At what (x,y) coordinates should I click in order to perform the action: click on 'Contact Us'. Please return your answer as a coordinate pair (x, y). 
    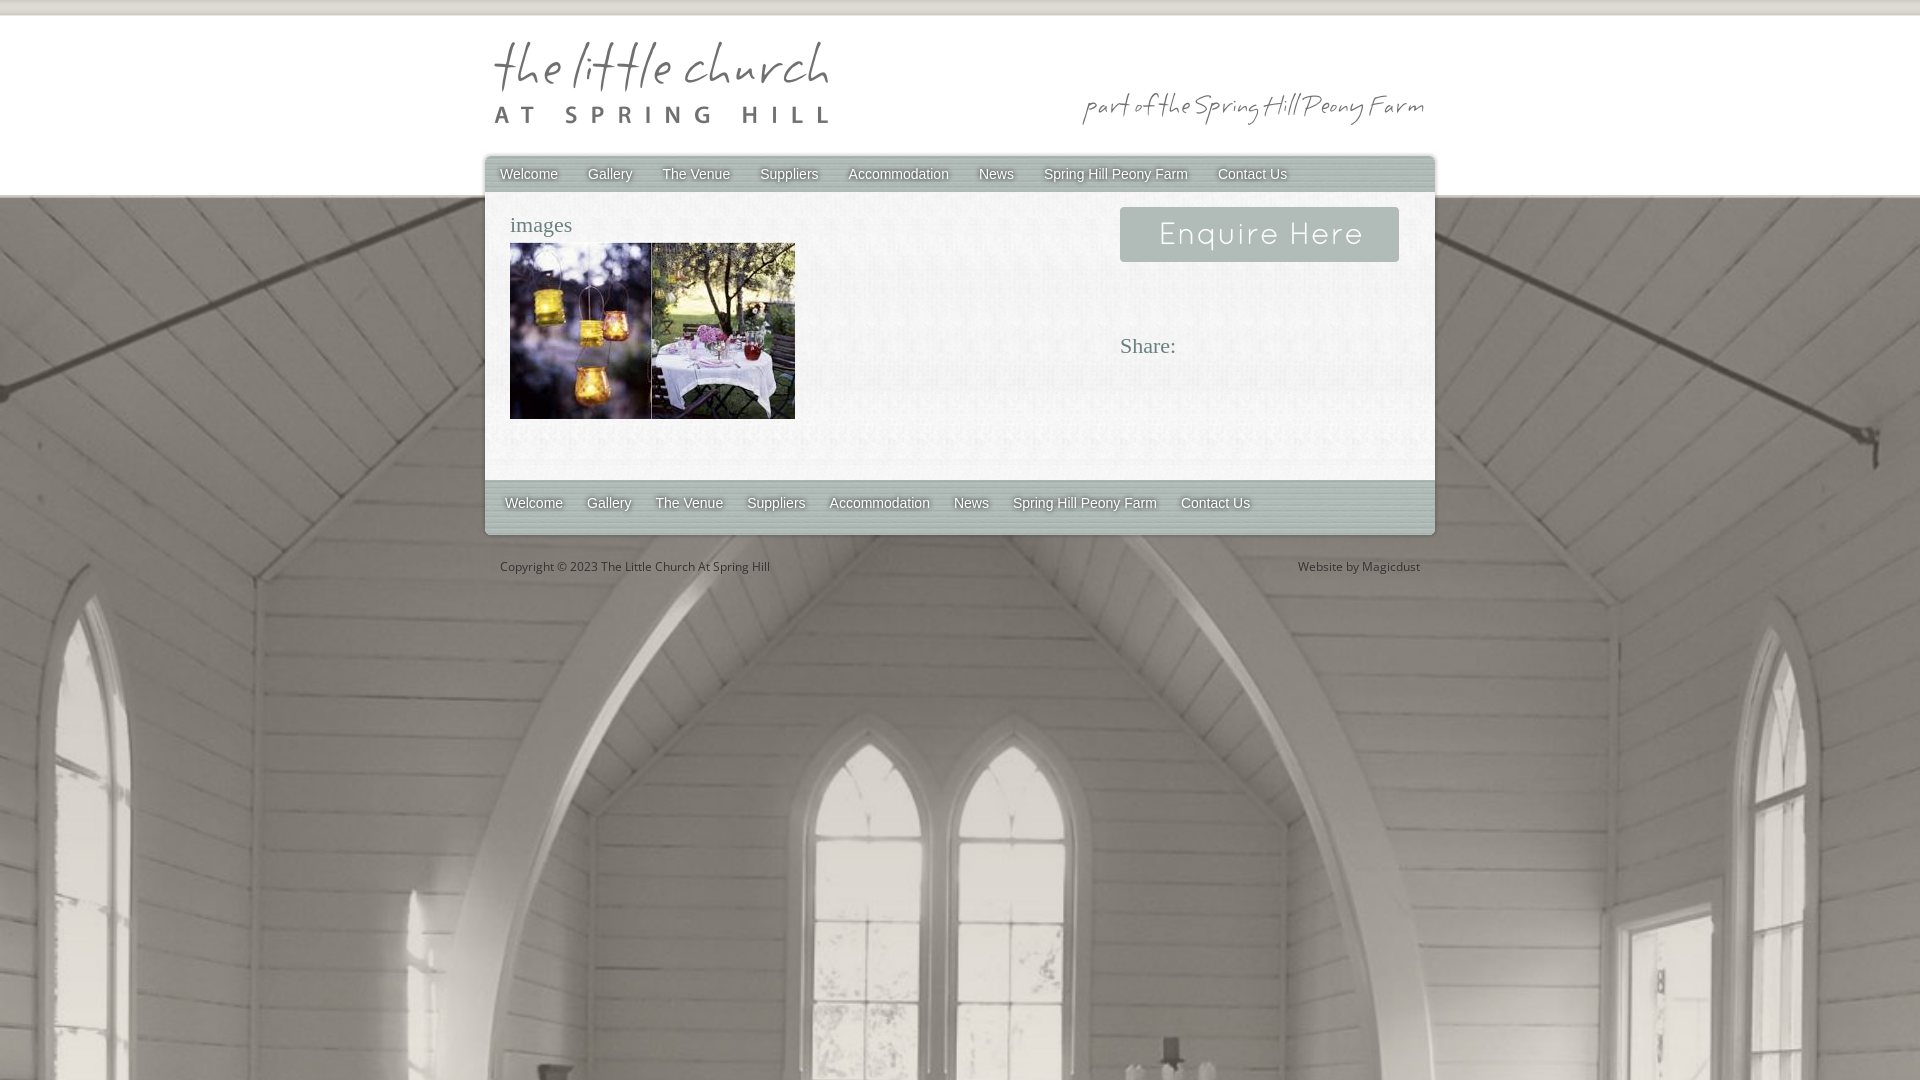
    Looking at the image, I should click on (1214, 501).